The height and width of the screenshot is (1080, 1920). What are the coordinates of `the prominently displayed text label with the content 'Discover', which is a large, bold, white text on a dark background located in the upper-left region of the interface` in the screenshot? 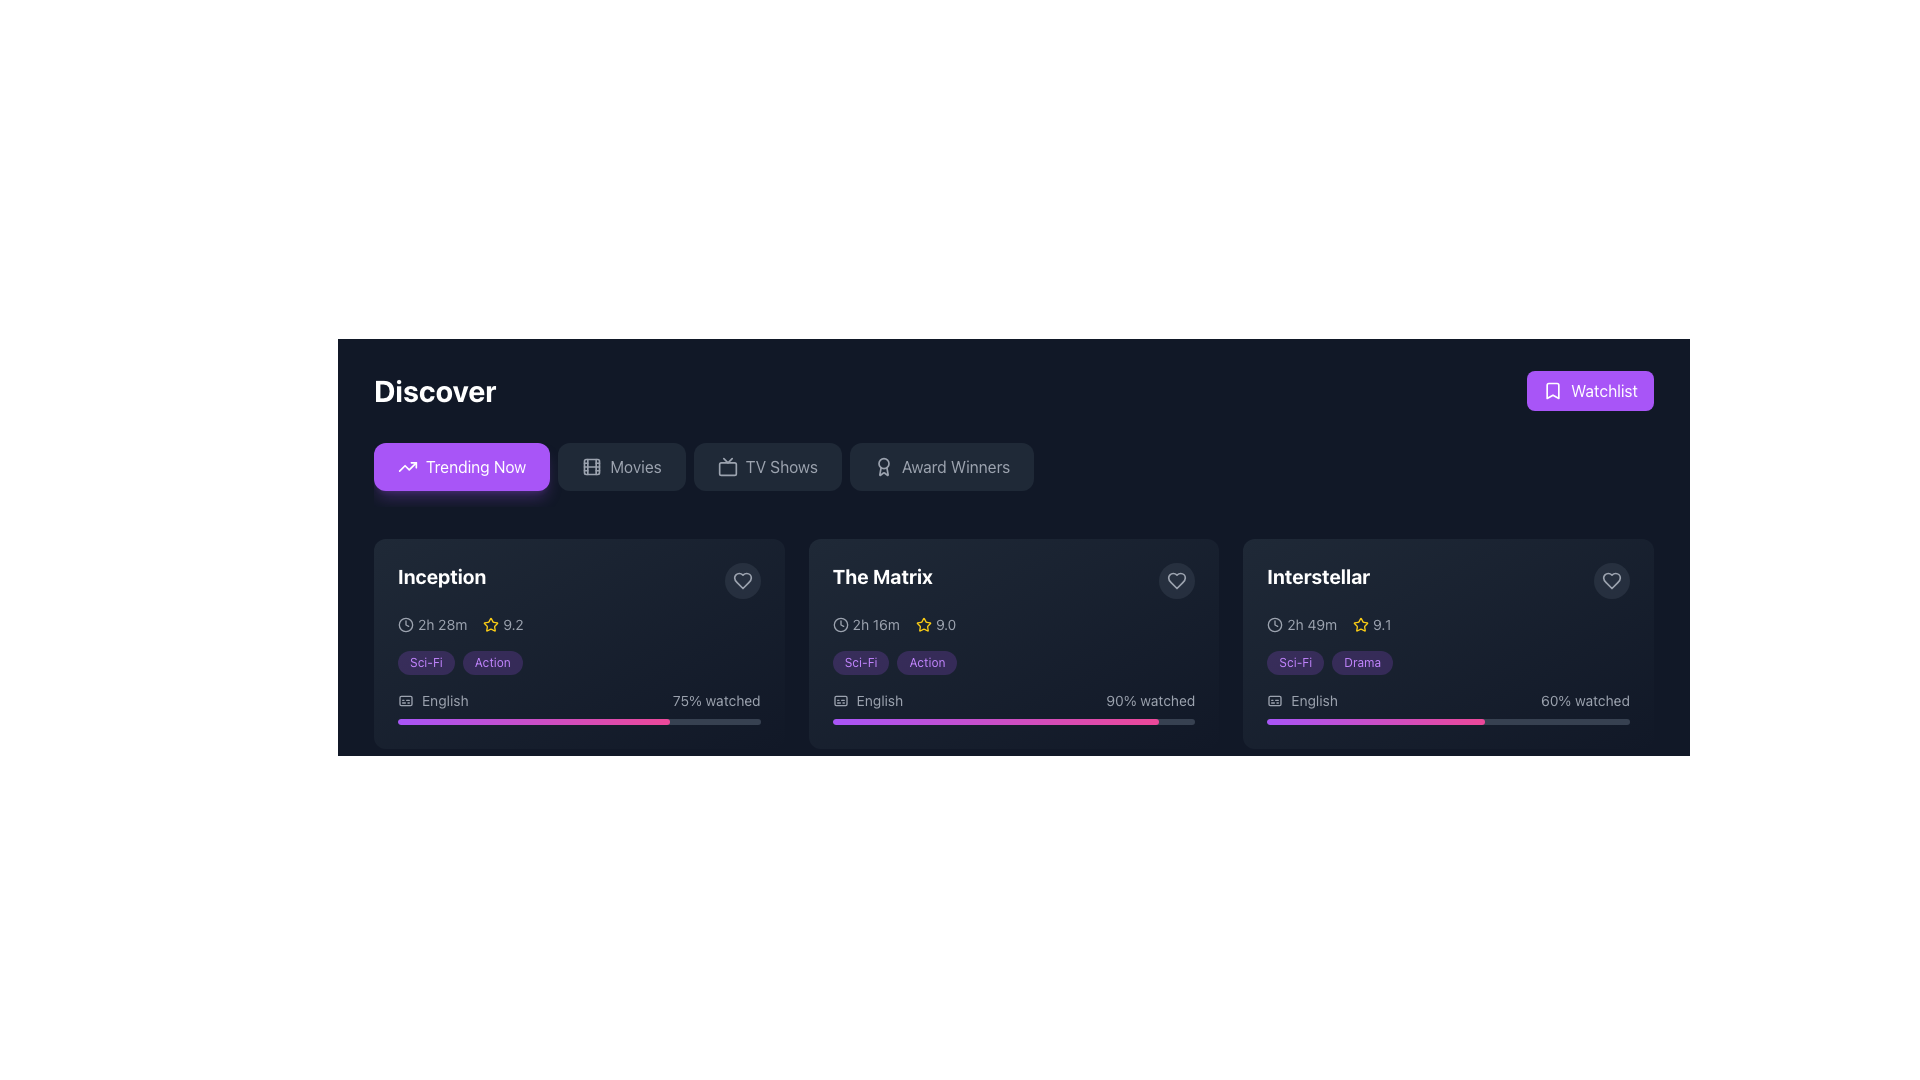 It's located at (434, 390).